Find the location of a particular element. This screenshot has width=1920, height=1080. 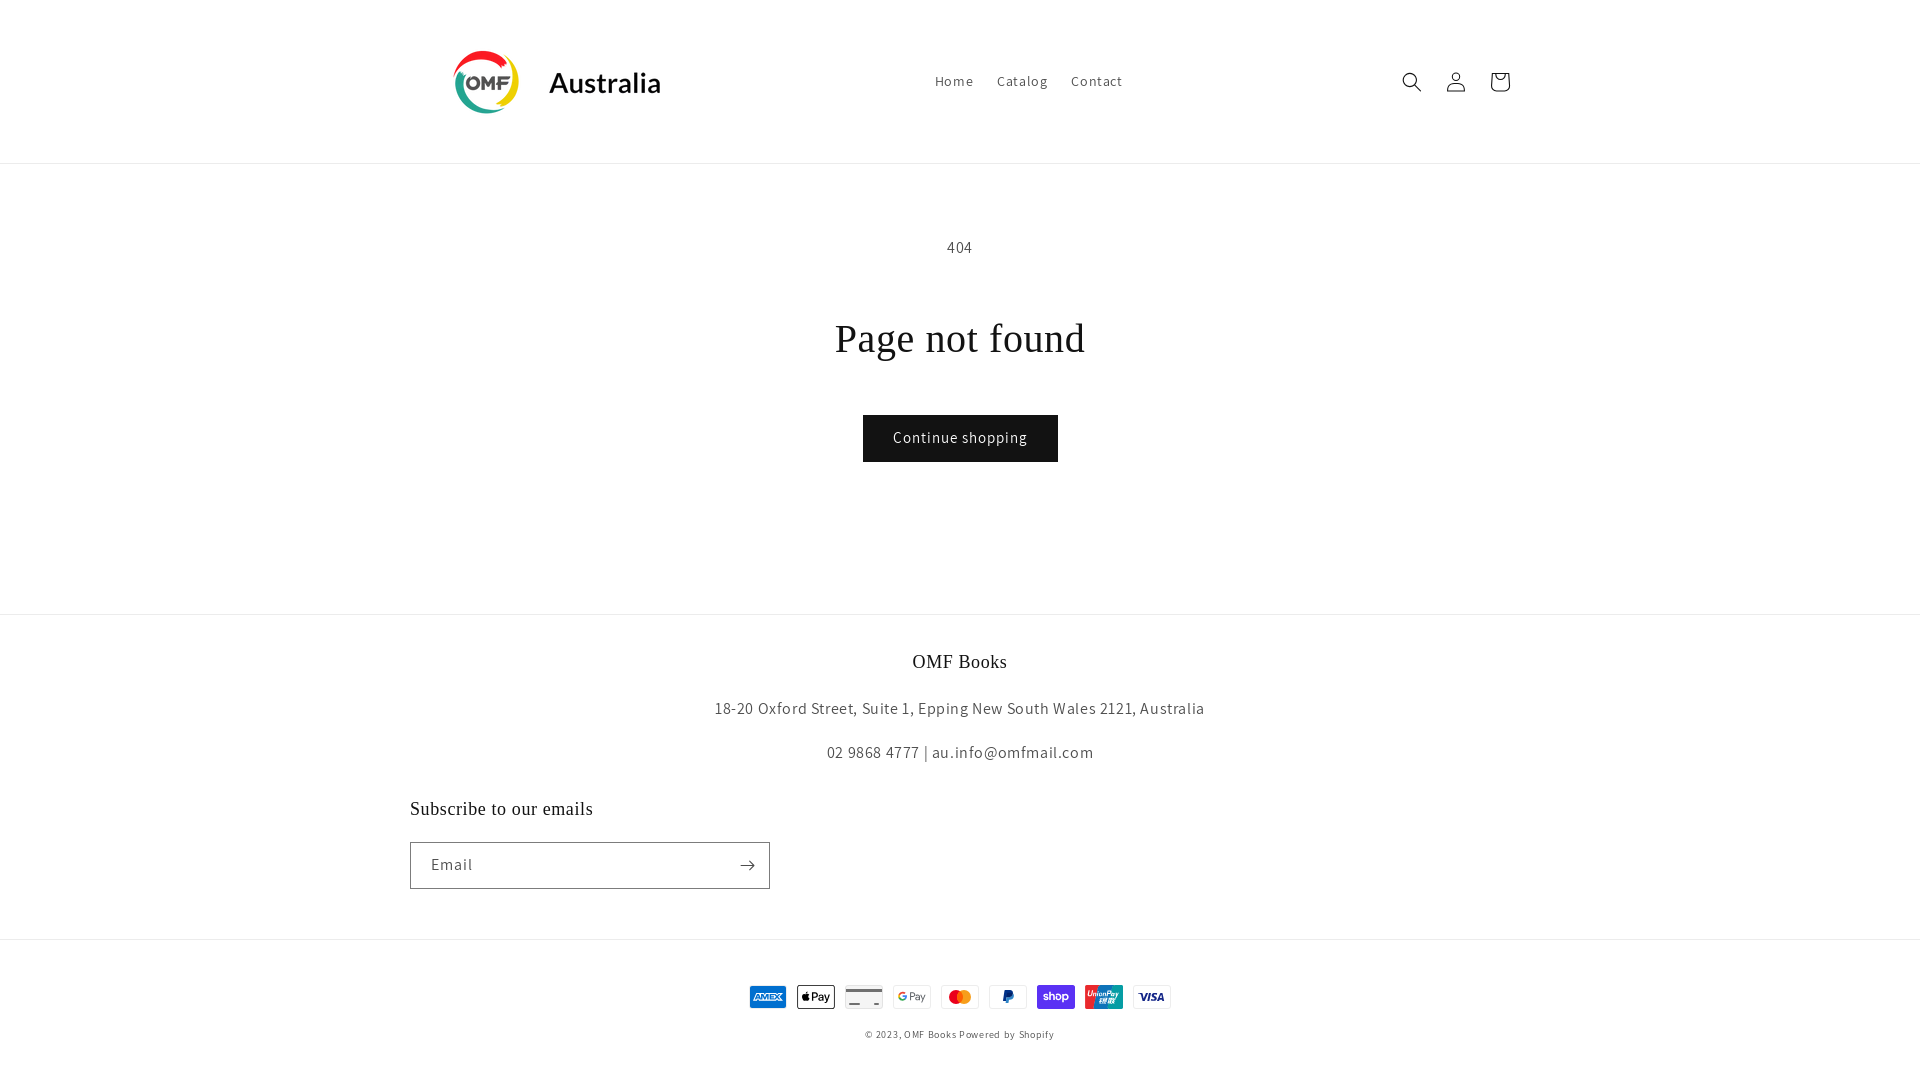

'Powered by Shopify' is located at coordinates (1007, 1034).